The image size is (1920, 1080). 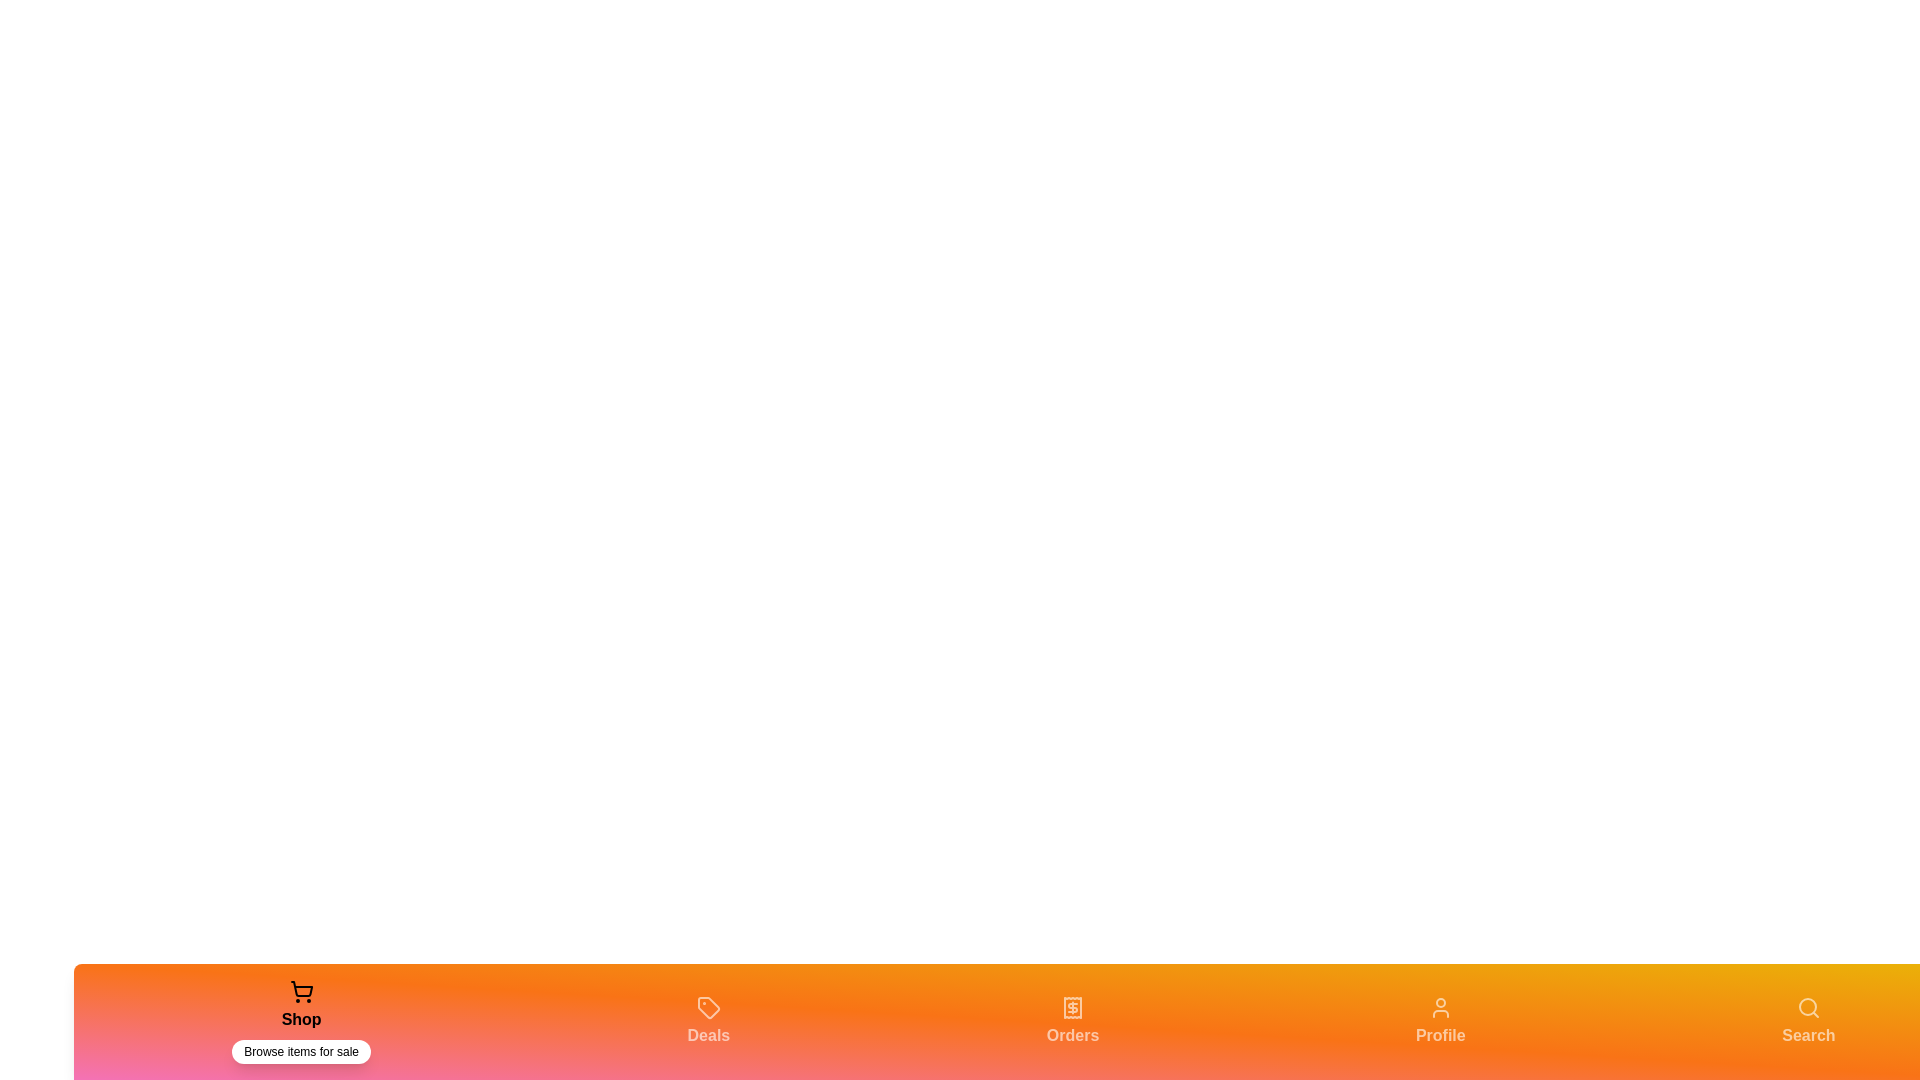 I want to click on the Shop tab in the navigation bar, so click(x=300, y=1022).